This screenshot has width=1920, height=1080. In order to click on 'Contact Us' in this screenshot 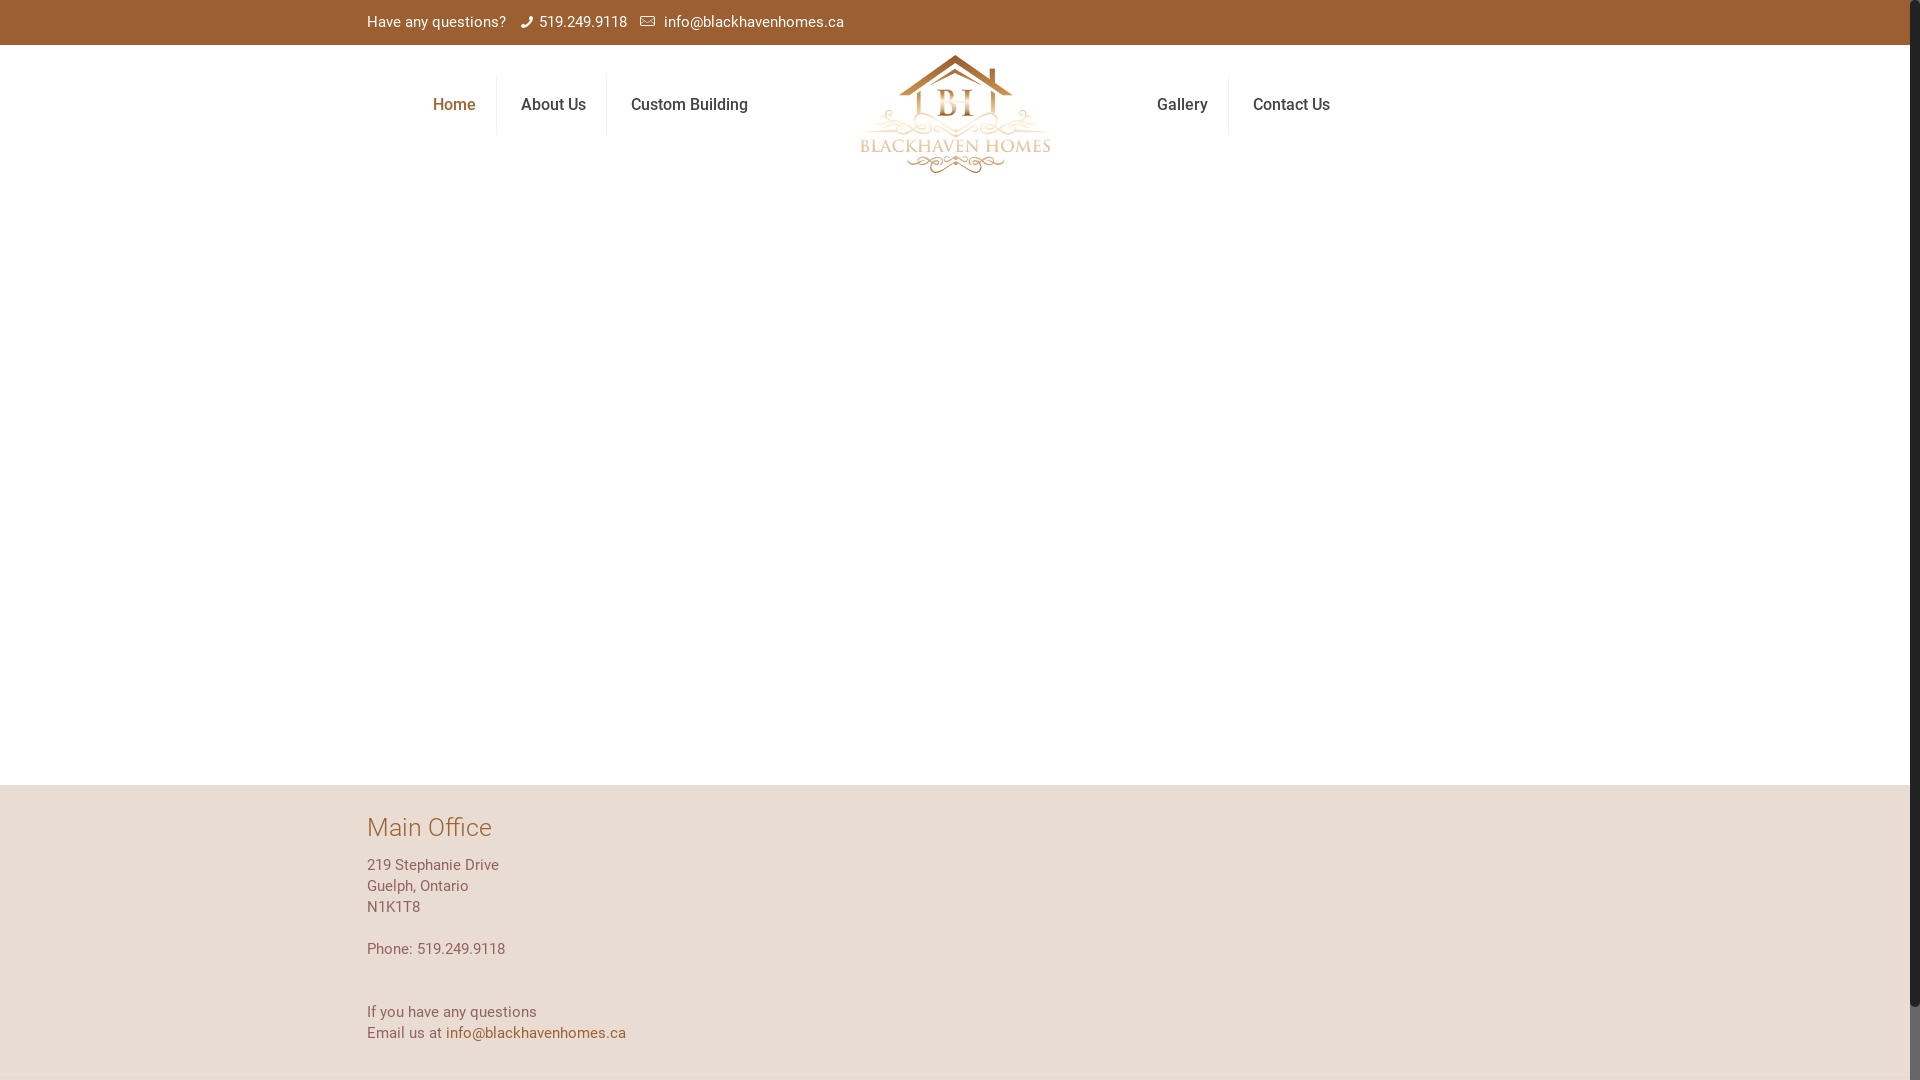, I will do `click(1291, 104)`.